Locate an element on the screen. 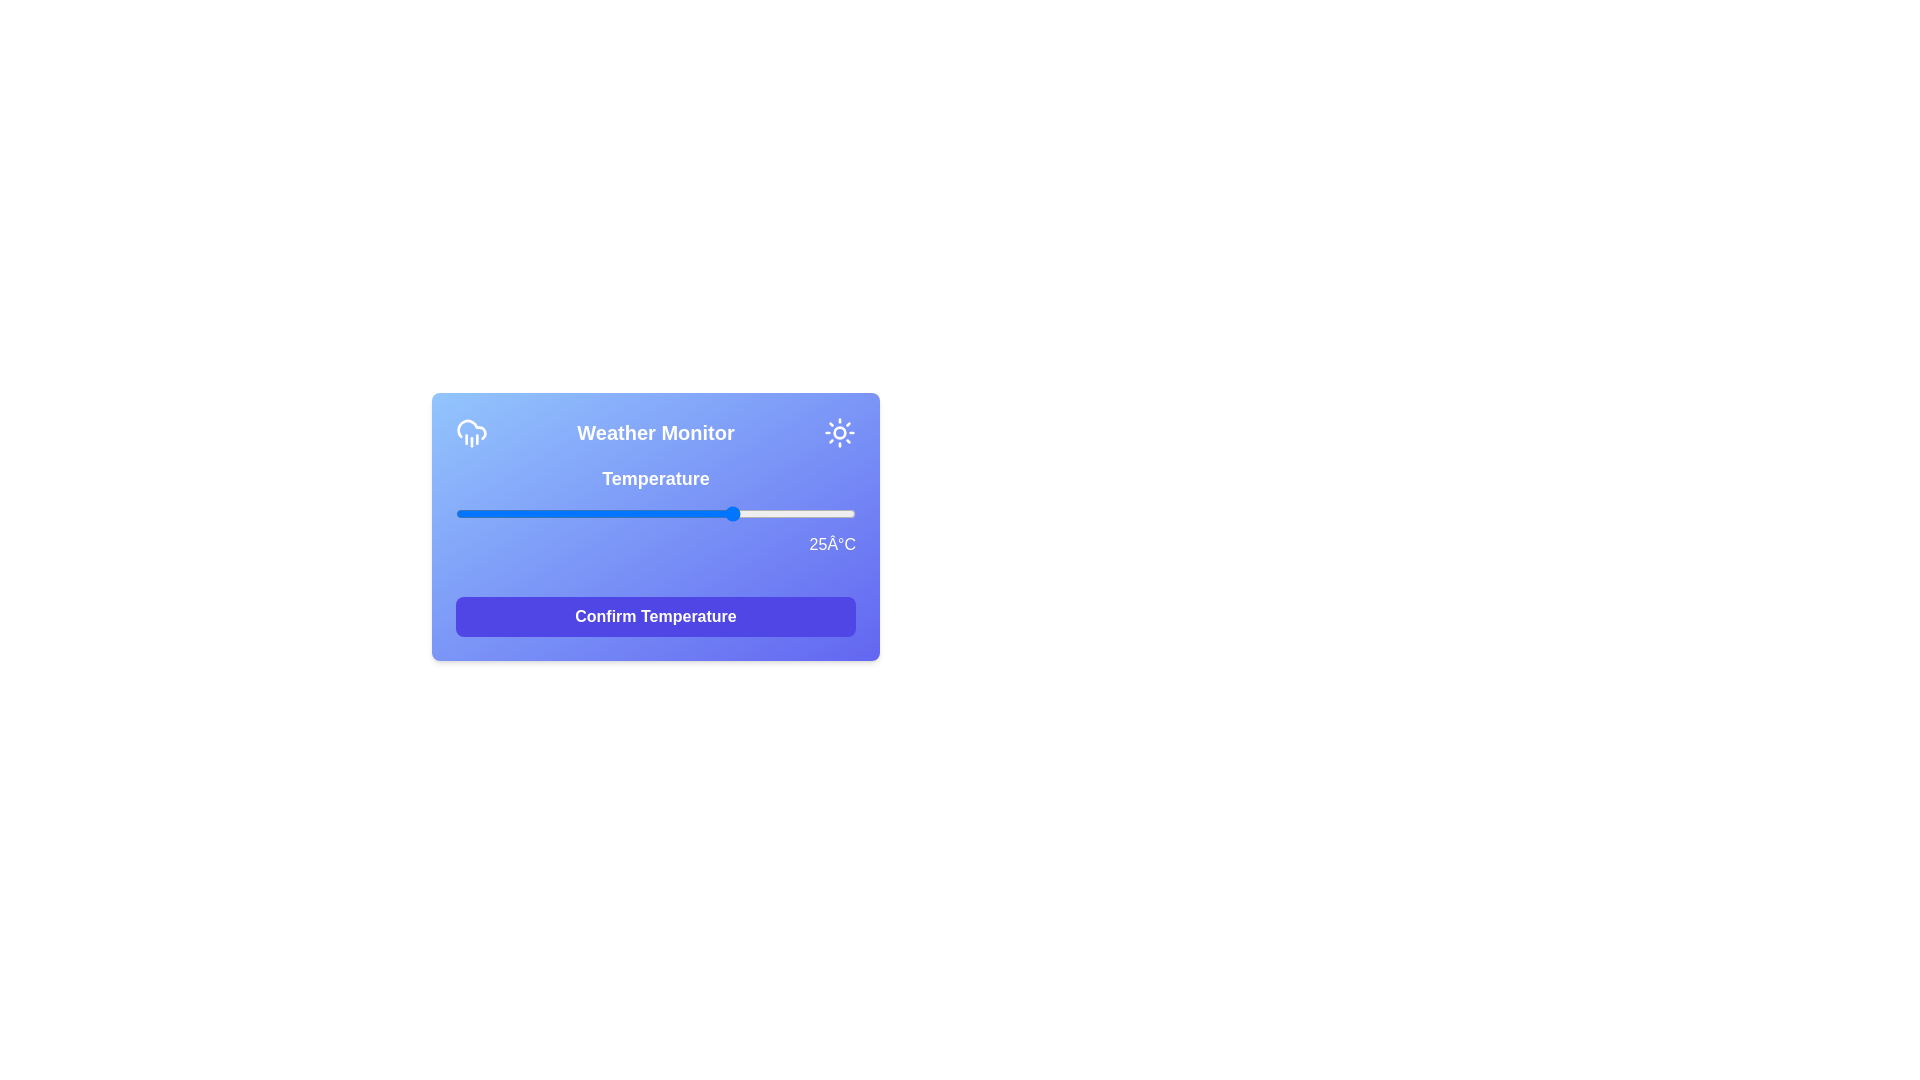  the temperature is located at coordinates (672, 512).